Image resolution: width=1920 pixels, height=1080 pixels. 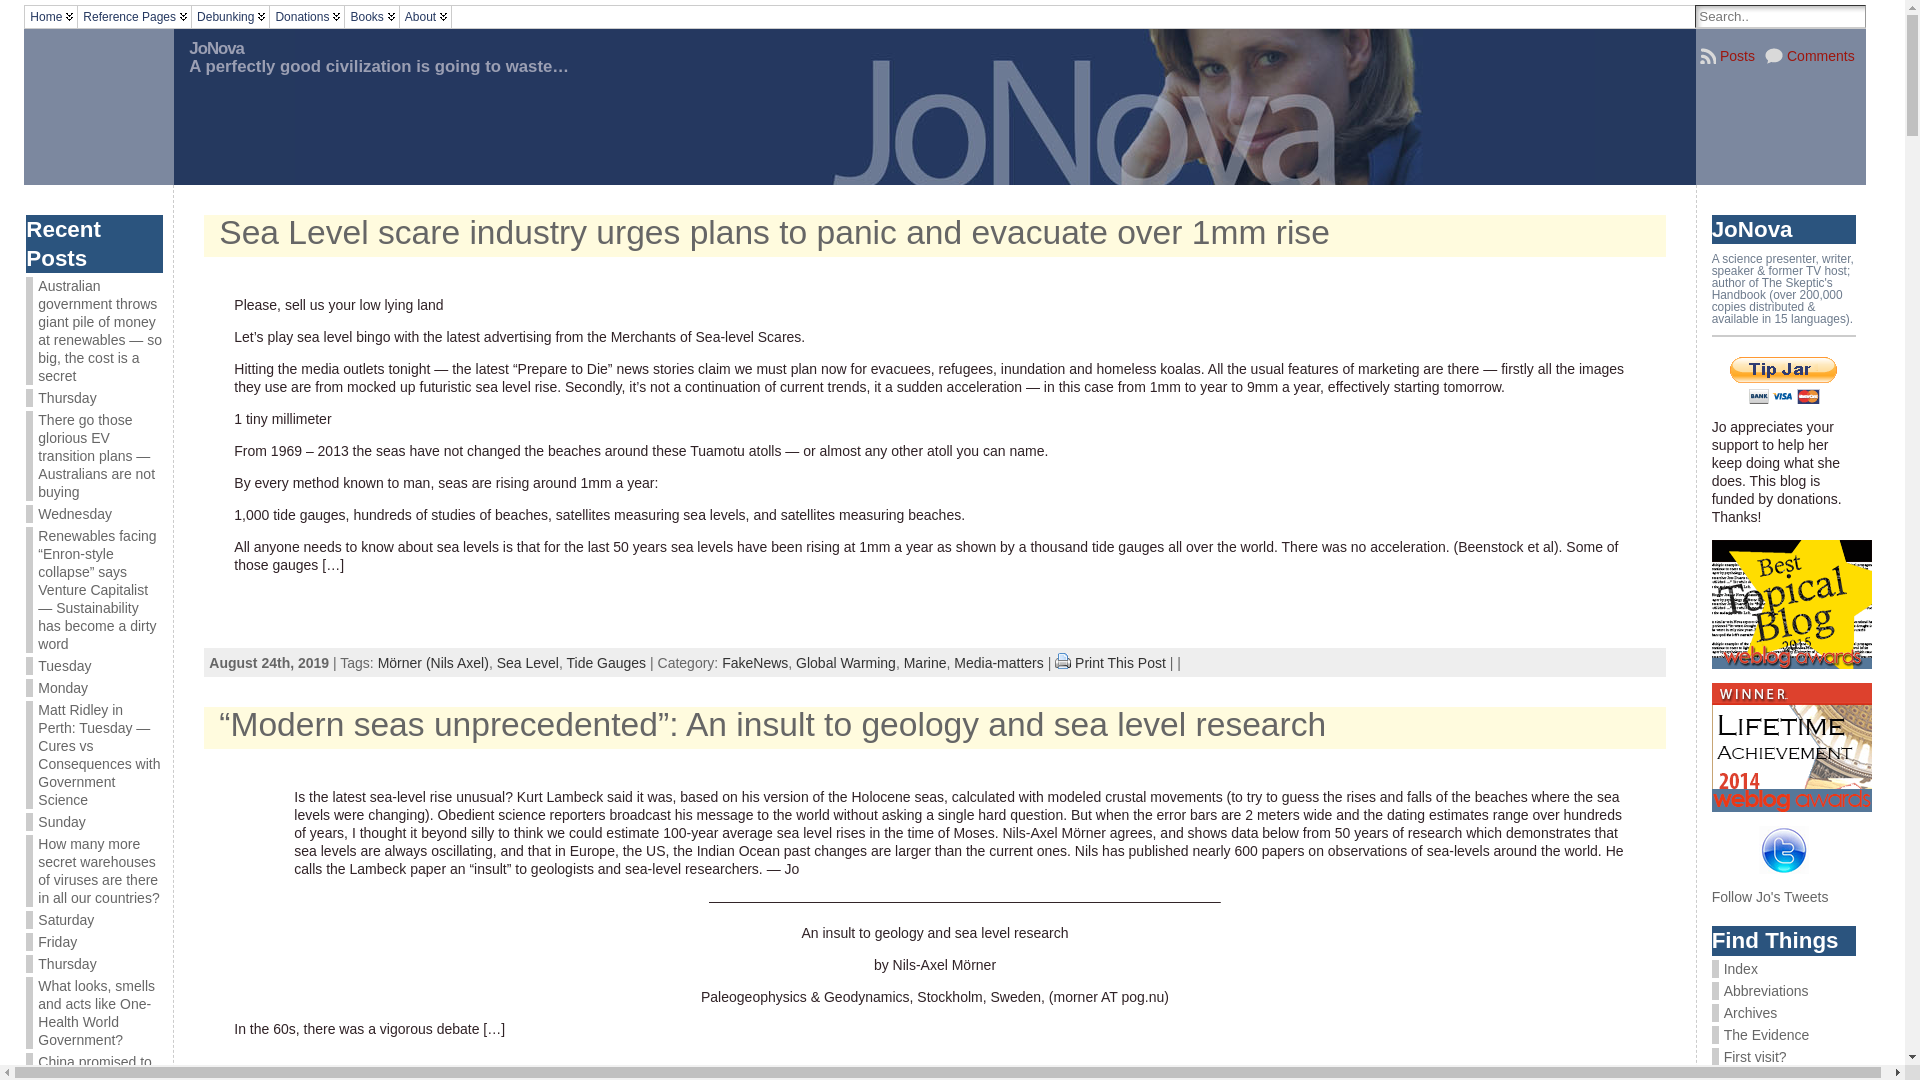 What do you see at coordinates (1784, 1034) in the screenshot?
I see `'The Evidence'` at bounding box center [1784, 1034].